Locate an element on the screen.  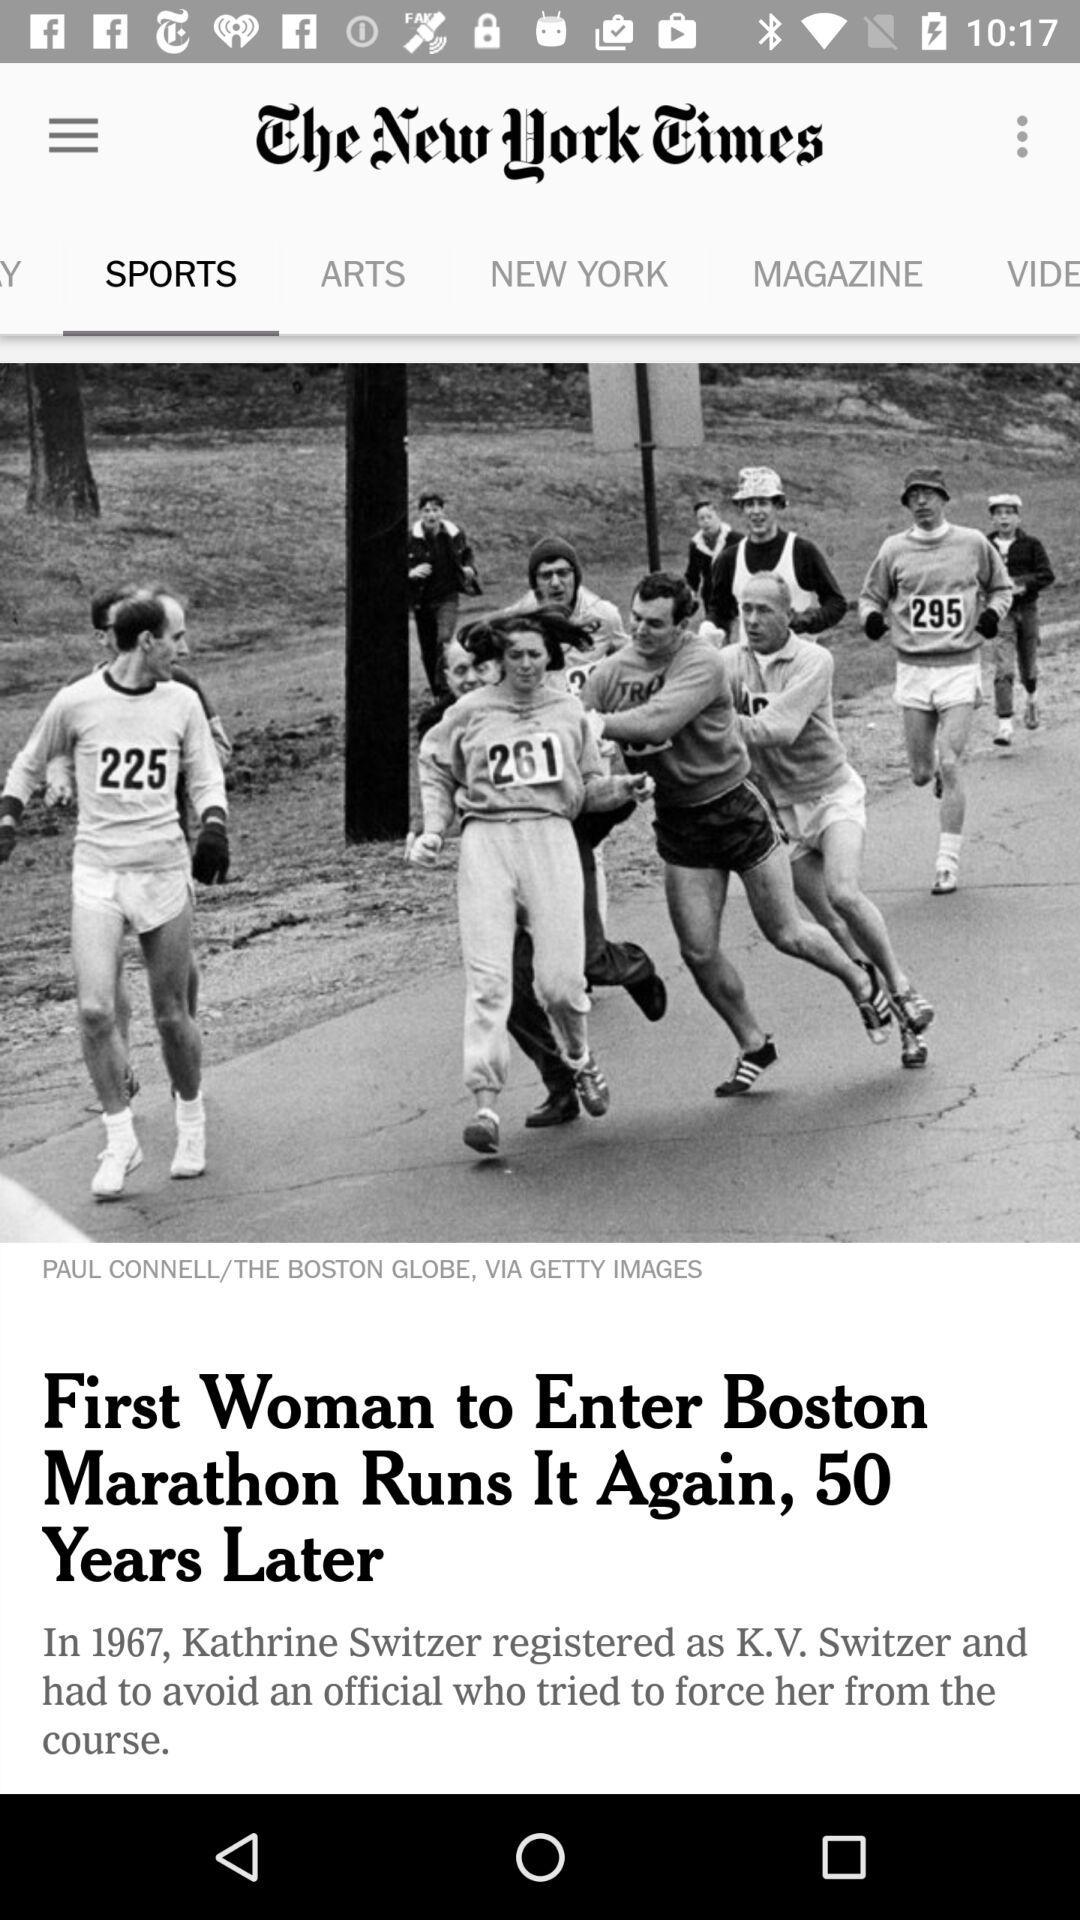
icon above business day is located at coordinates (72, 135).